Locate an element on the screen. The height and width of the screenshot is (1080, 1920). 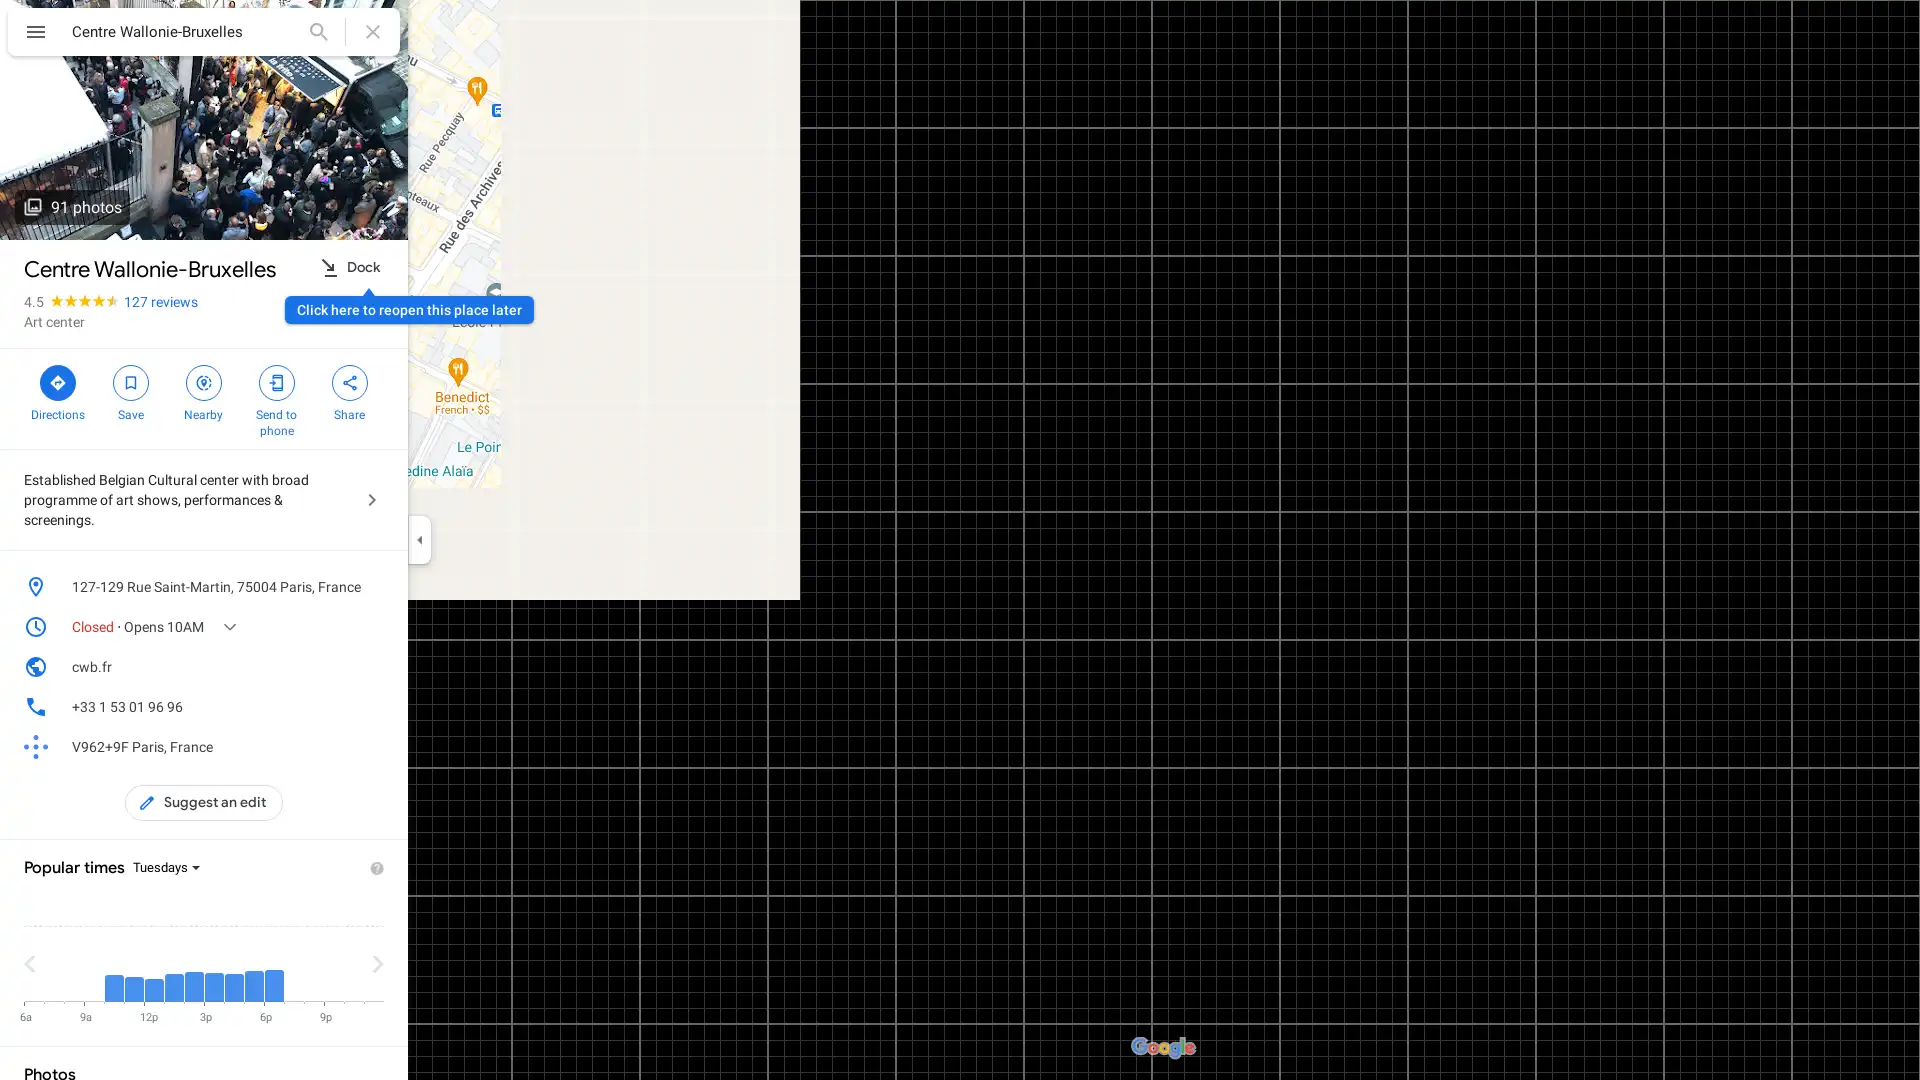
Copy address is located at coordinates (374, 585).